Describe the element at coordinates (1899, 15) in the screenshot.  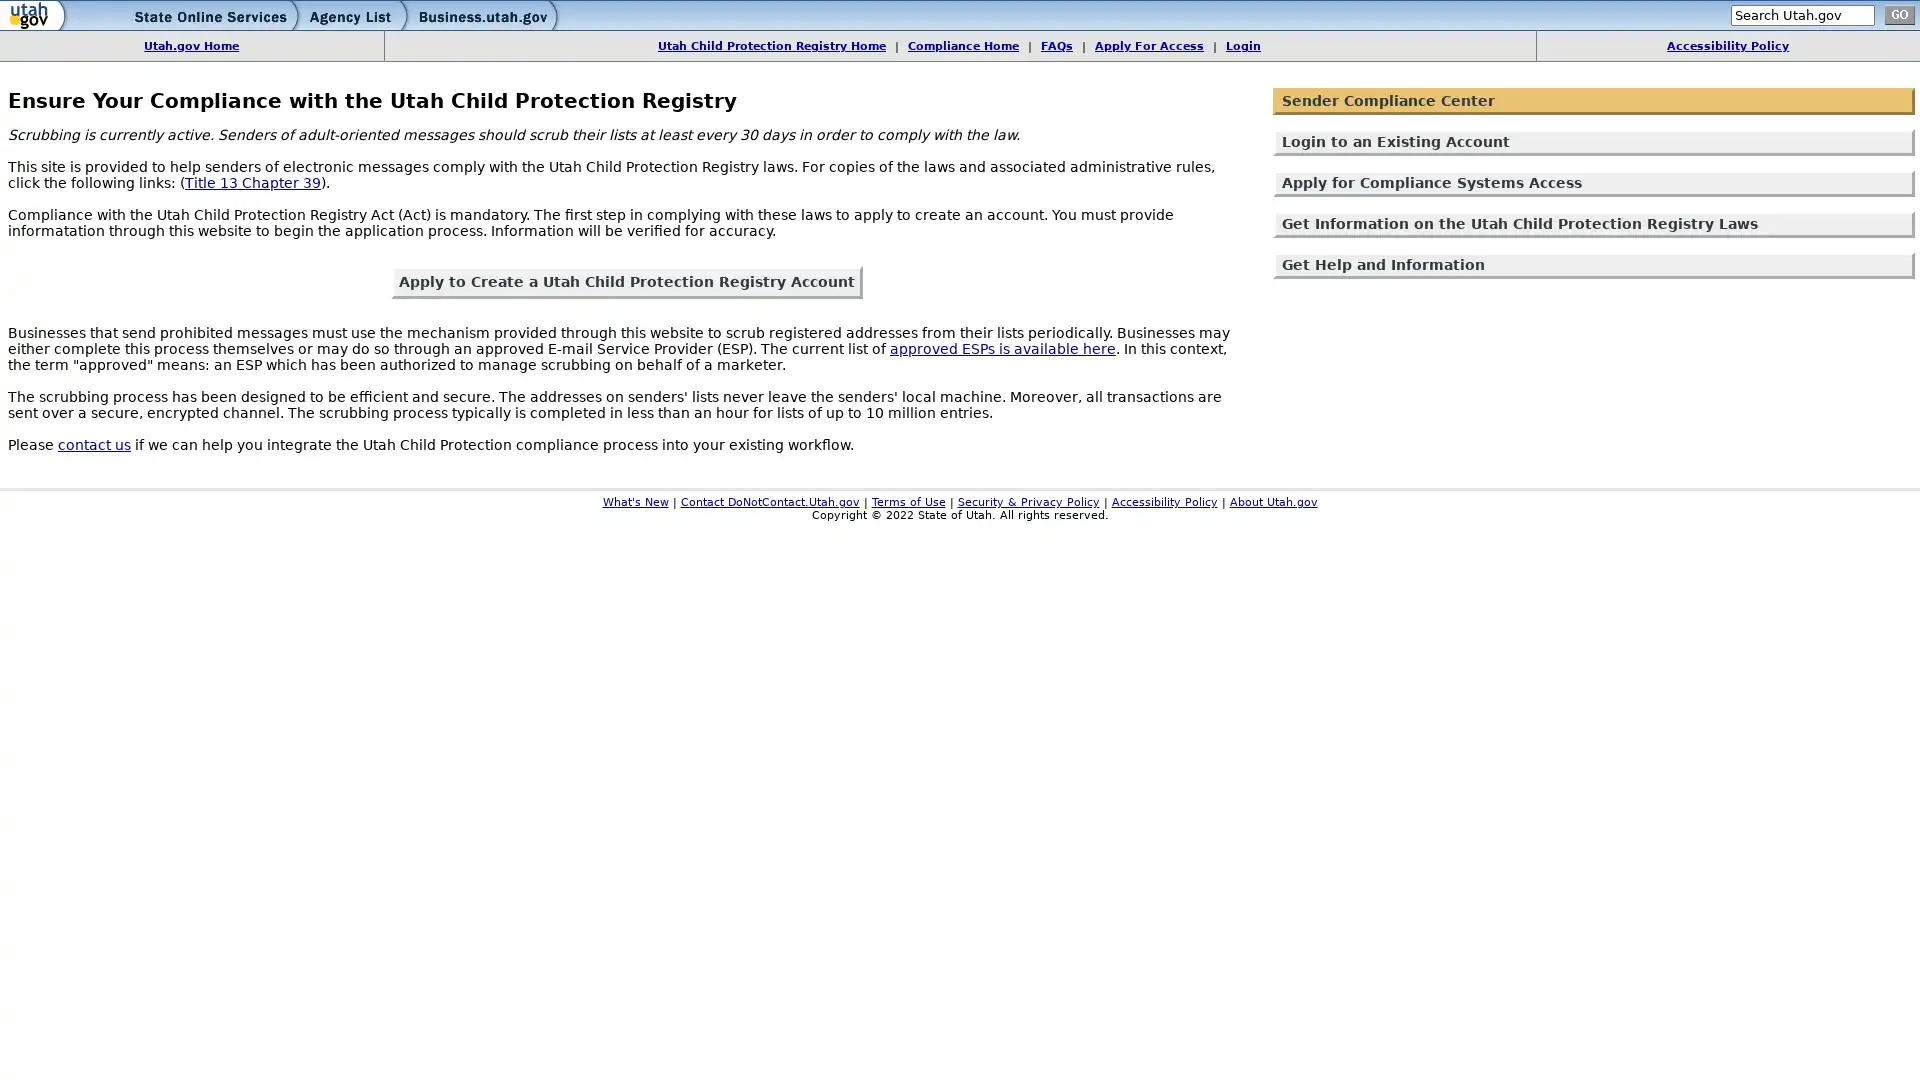
I see `go` at that location.